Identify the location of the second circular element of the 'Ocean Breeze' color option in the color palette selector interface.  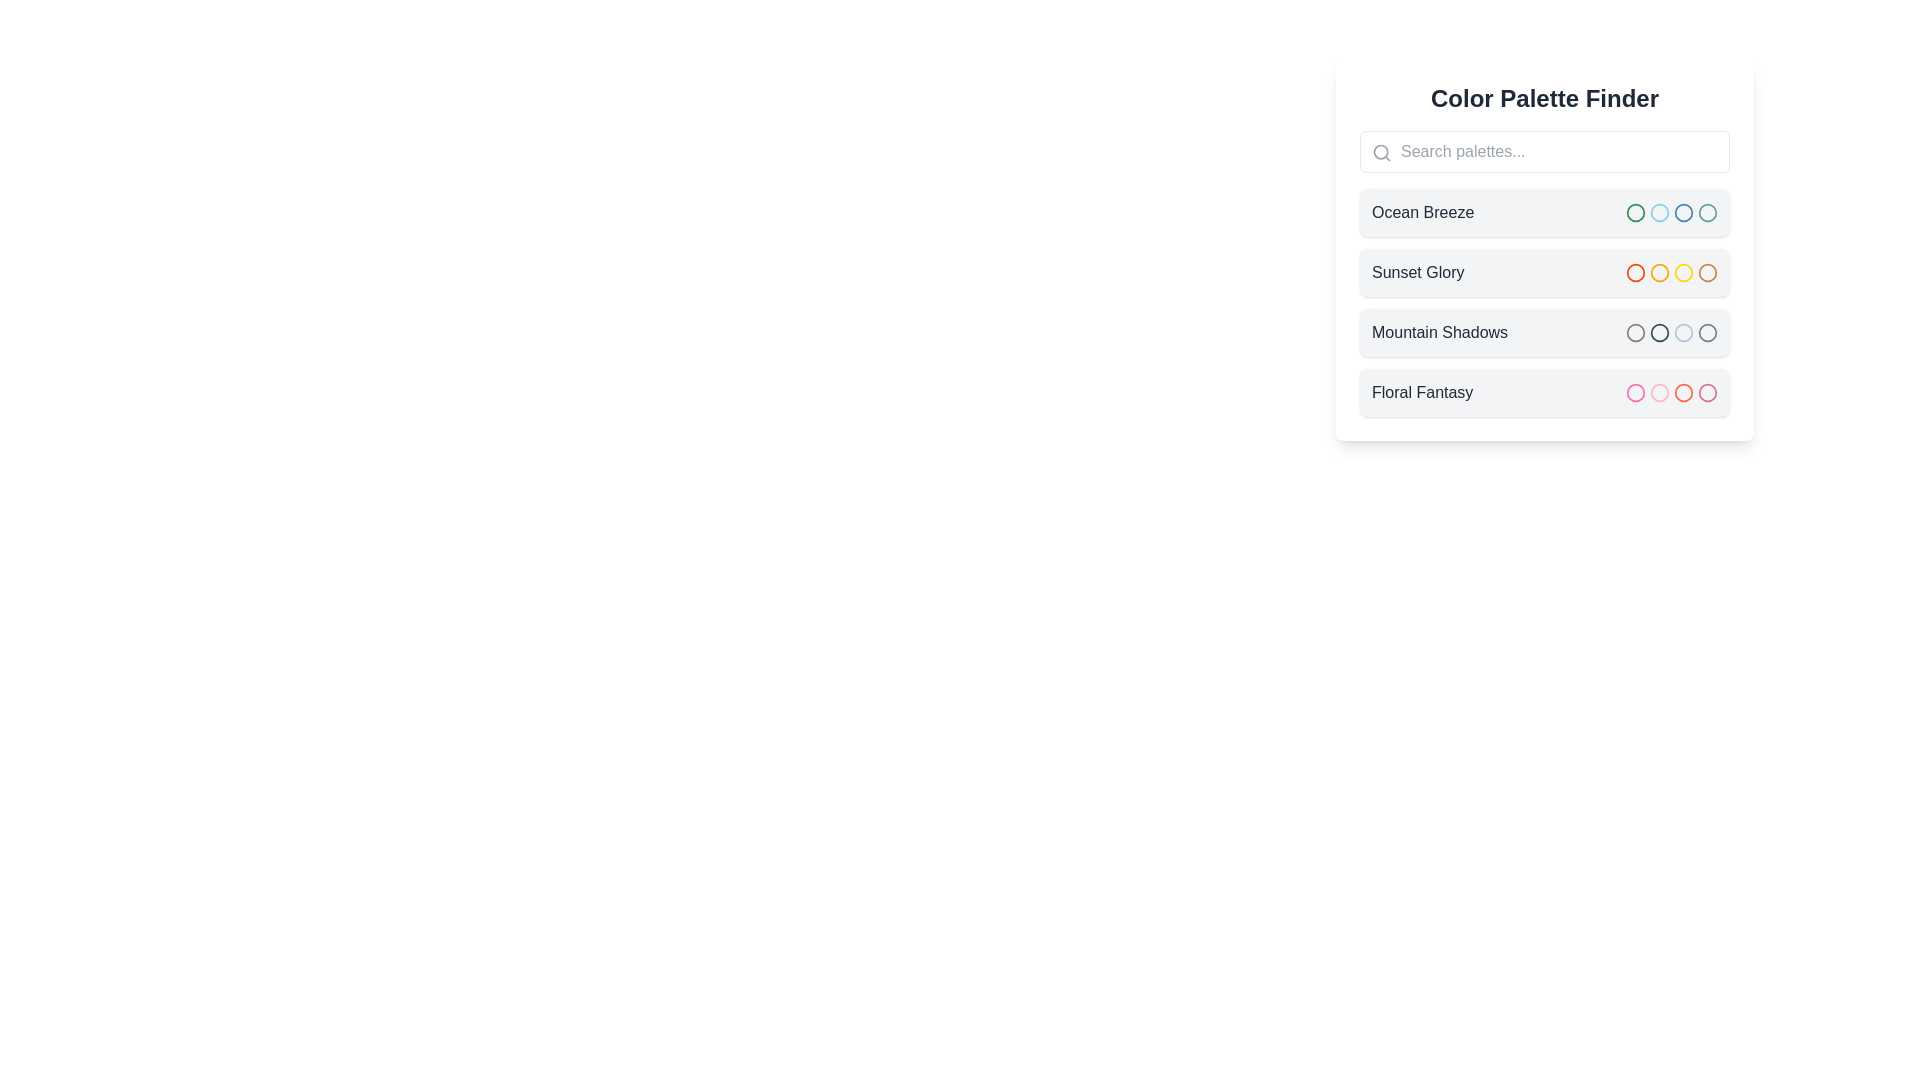
(1660, 212).